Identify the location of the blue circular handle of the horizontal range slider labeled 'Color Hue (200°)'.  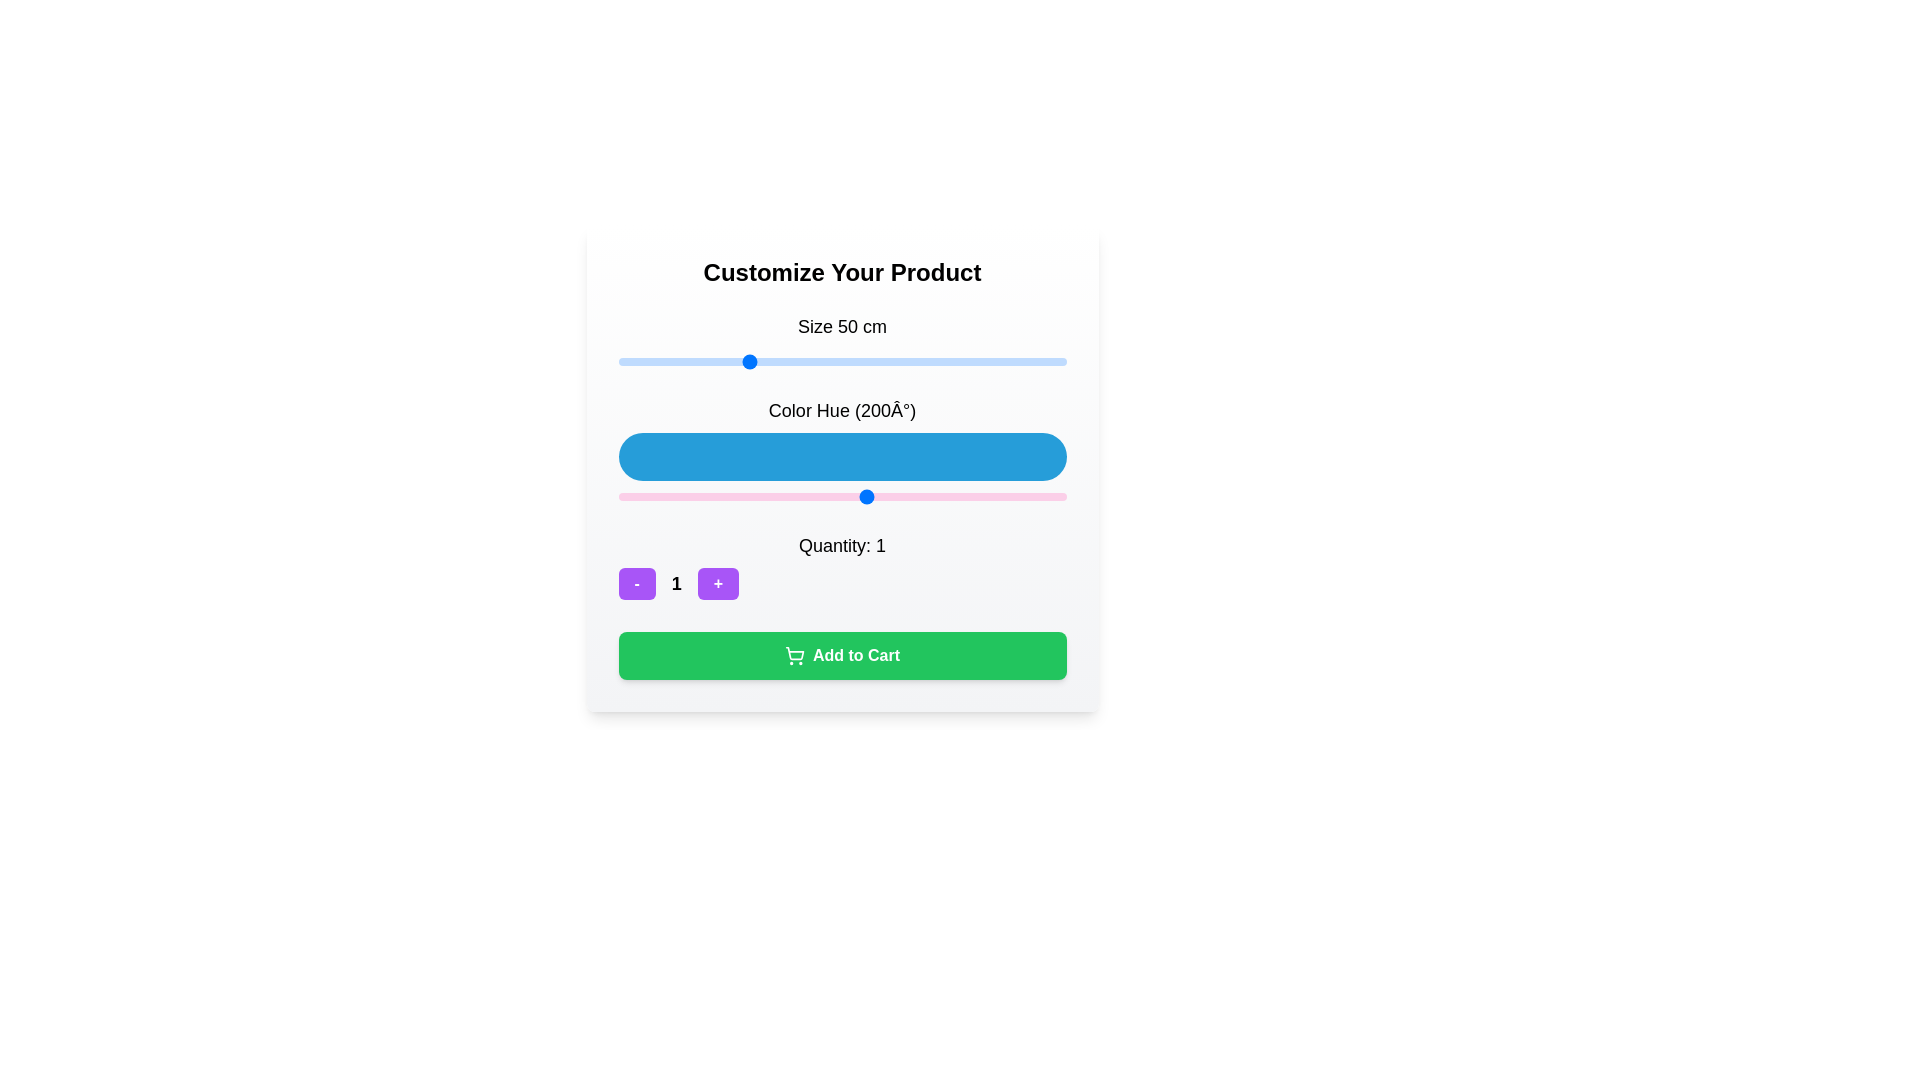
(842, 496).